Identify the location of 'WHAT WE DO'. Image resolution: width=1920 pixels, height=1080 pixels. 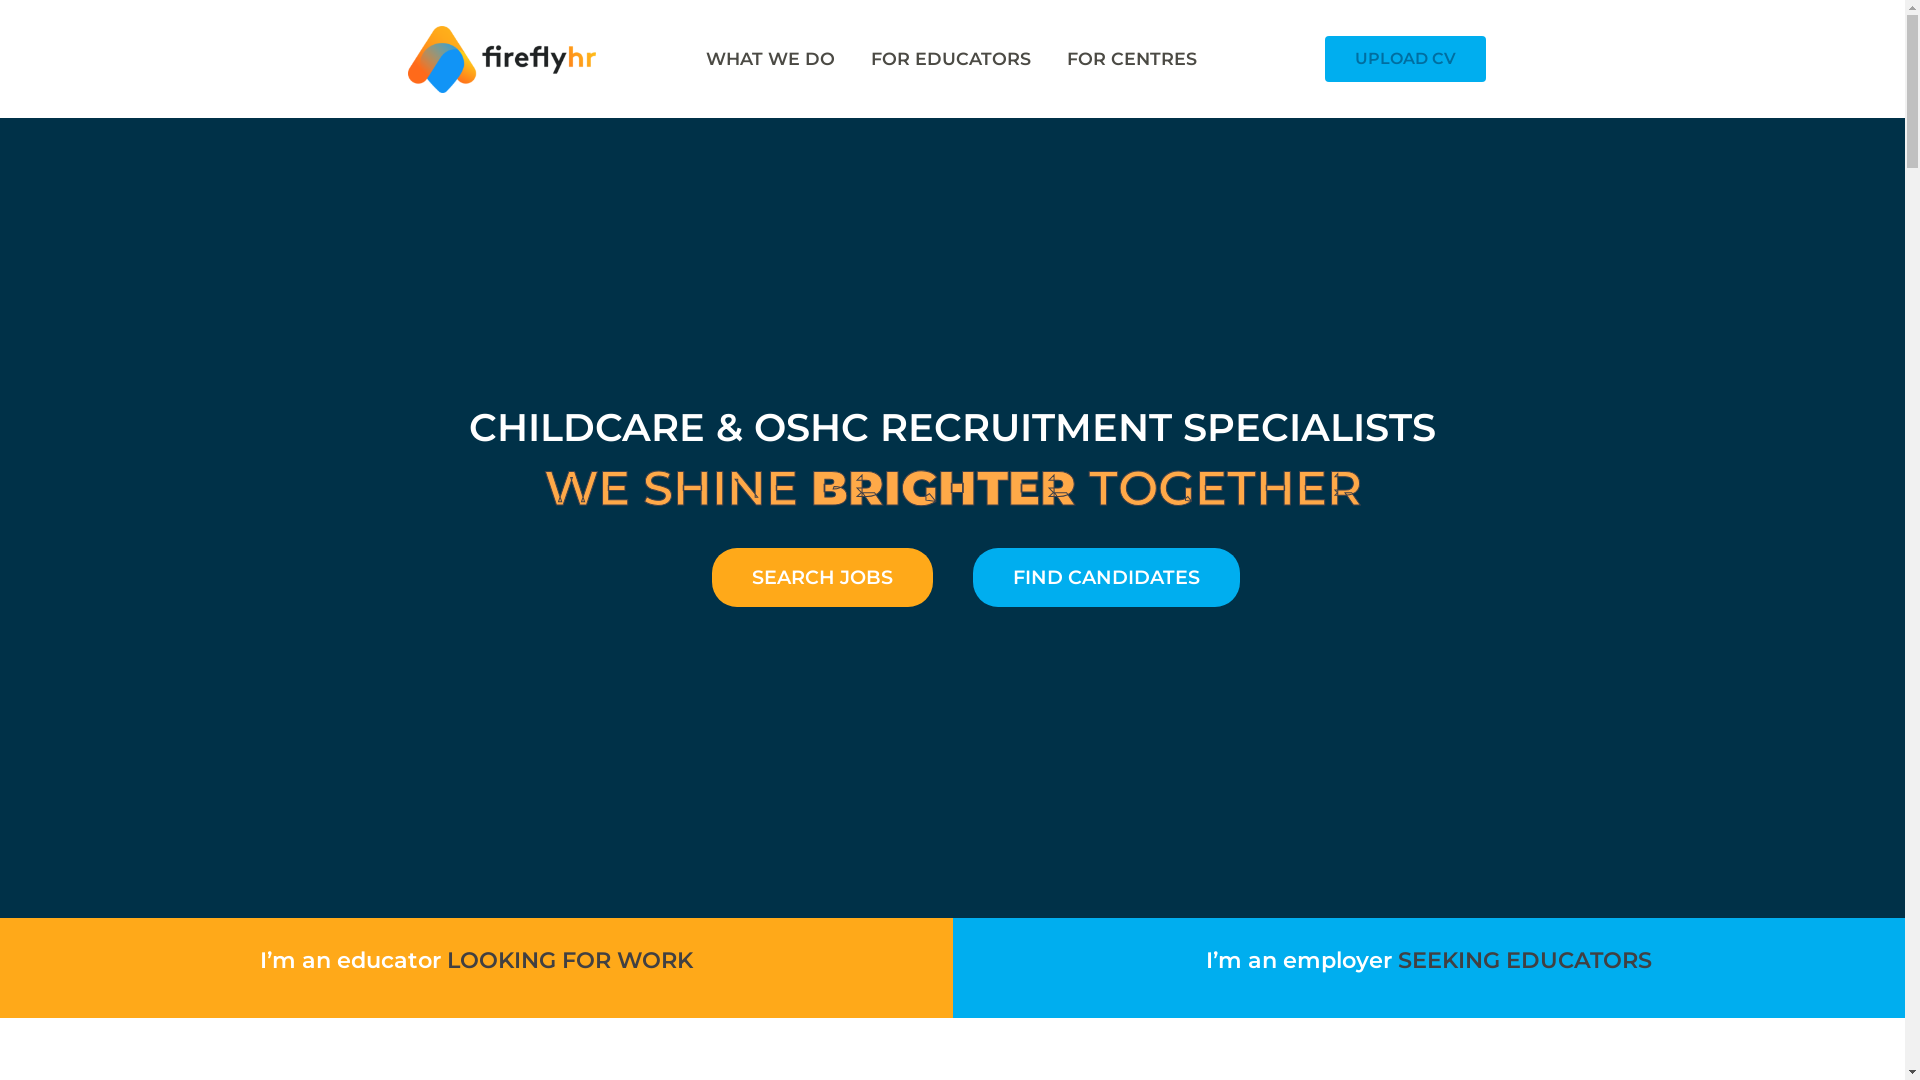
(687, 57).